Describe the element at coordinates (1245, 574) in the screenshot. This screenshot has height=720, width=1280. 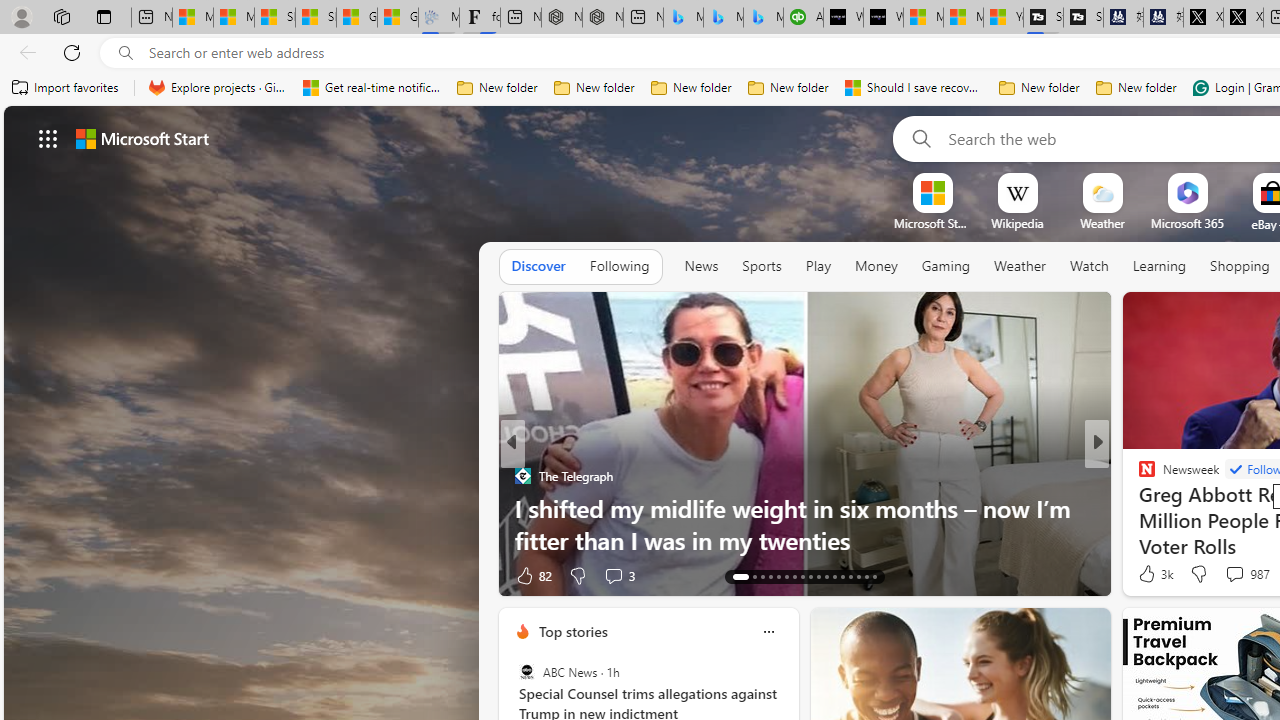
I see `'View comments 987 Comment'` at that location.